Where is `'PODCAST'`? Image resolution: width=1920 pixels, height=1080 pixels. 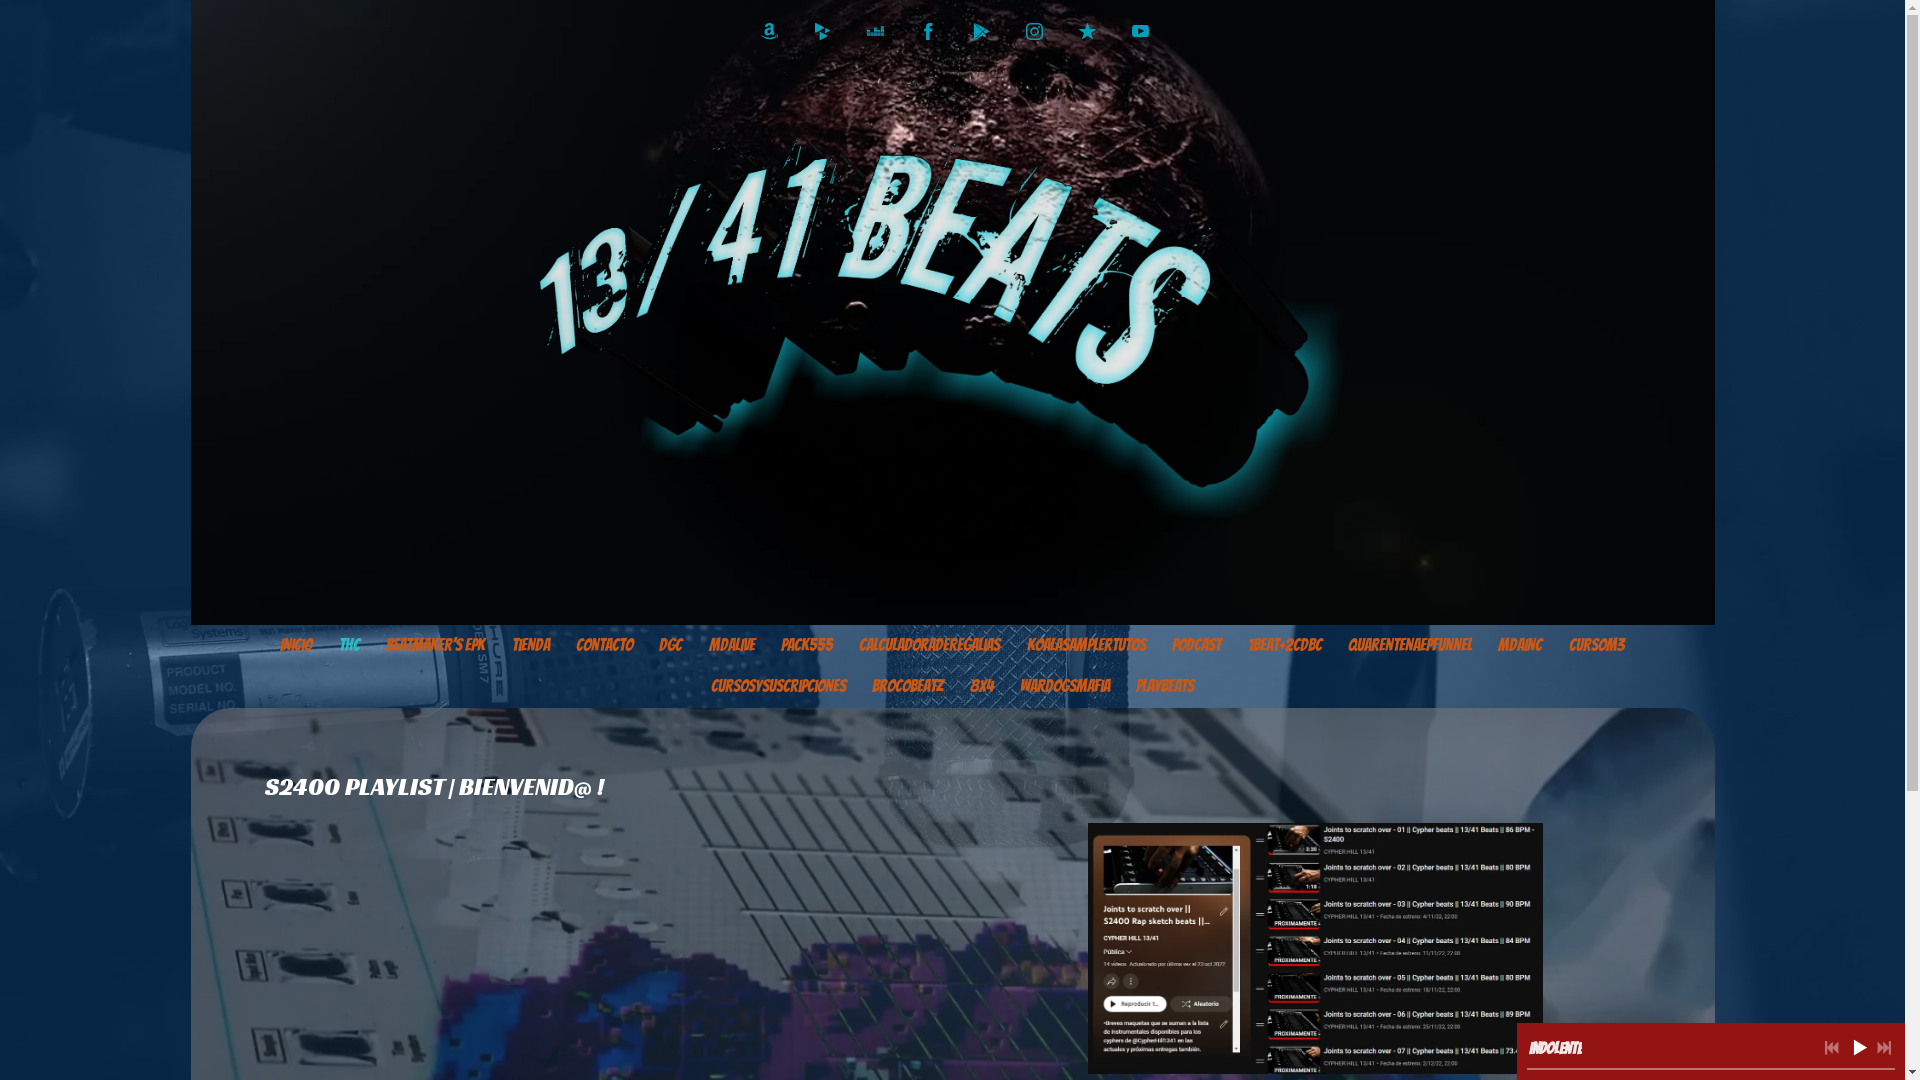 'PODCAST' is located at coordinates (1158, 645).